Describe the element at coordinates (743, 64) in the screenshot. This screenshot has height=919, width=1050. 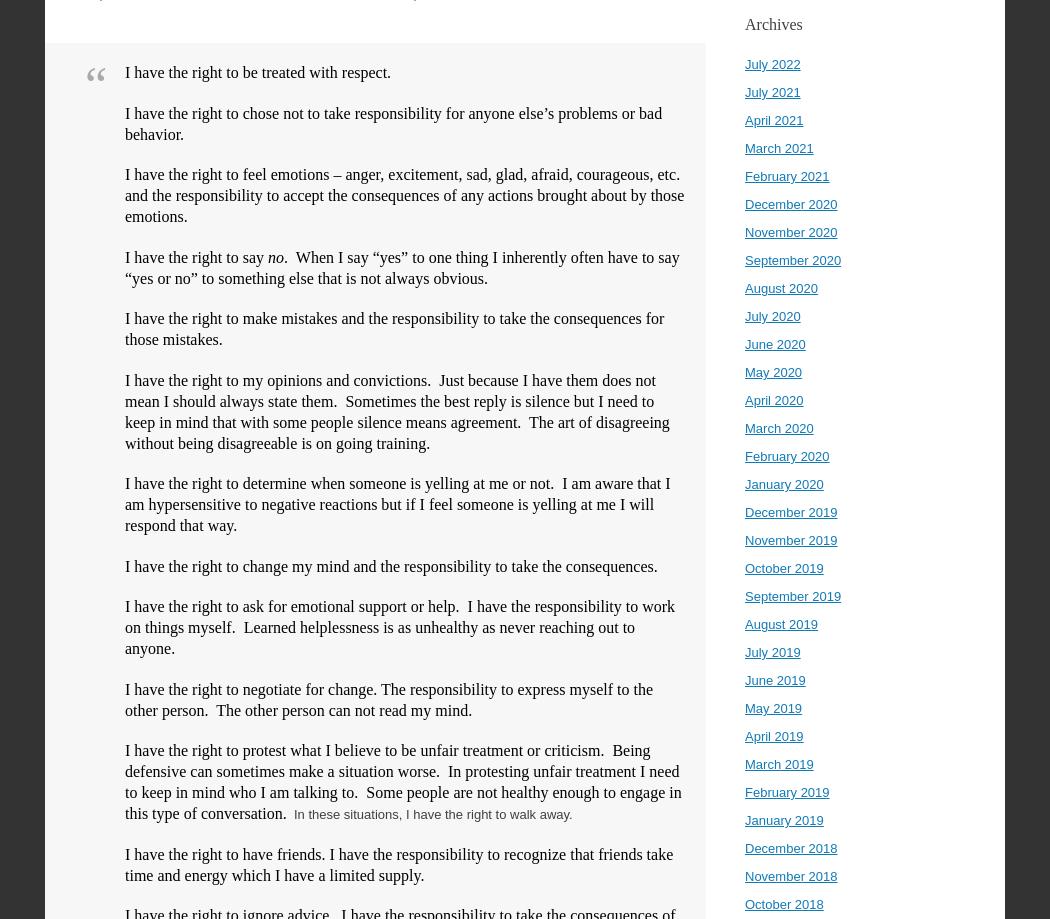
I see `'July 2022'` at that location.